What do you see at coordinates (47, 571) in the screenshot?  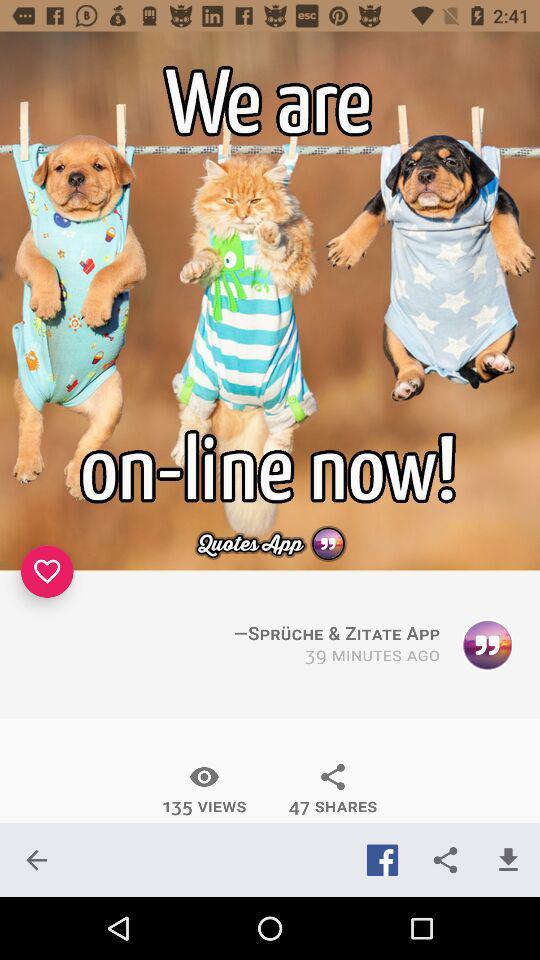 I see `the favorite icon` at bounding box center [47, 571].